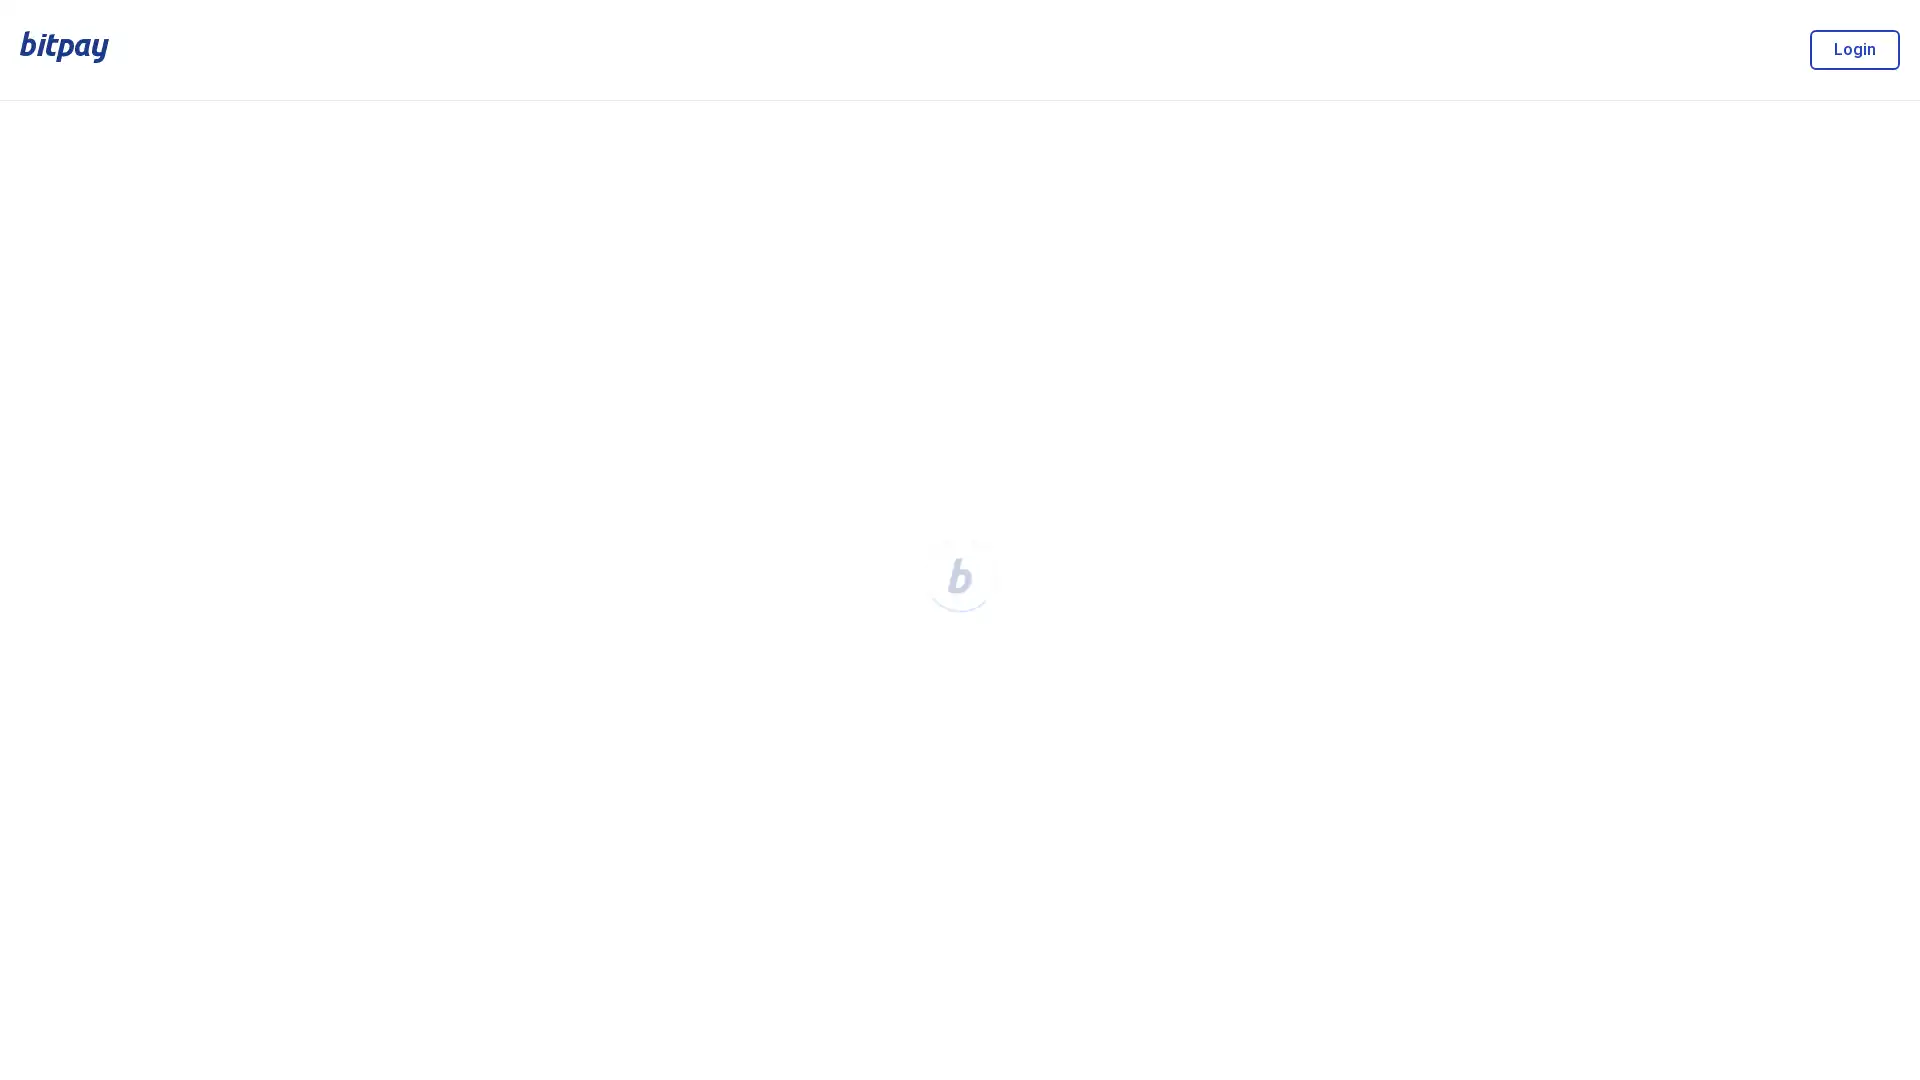 The image size is (1920, 1080). Describe the element at coordinates (1853, 49) in the screenshot. I see `Login` at that location.